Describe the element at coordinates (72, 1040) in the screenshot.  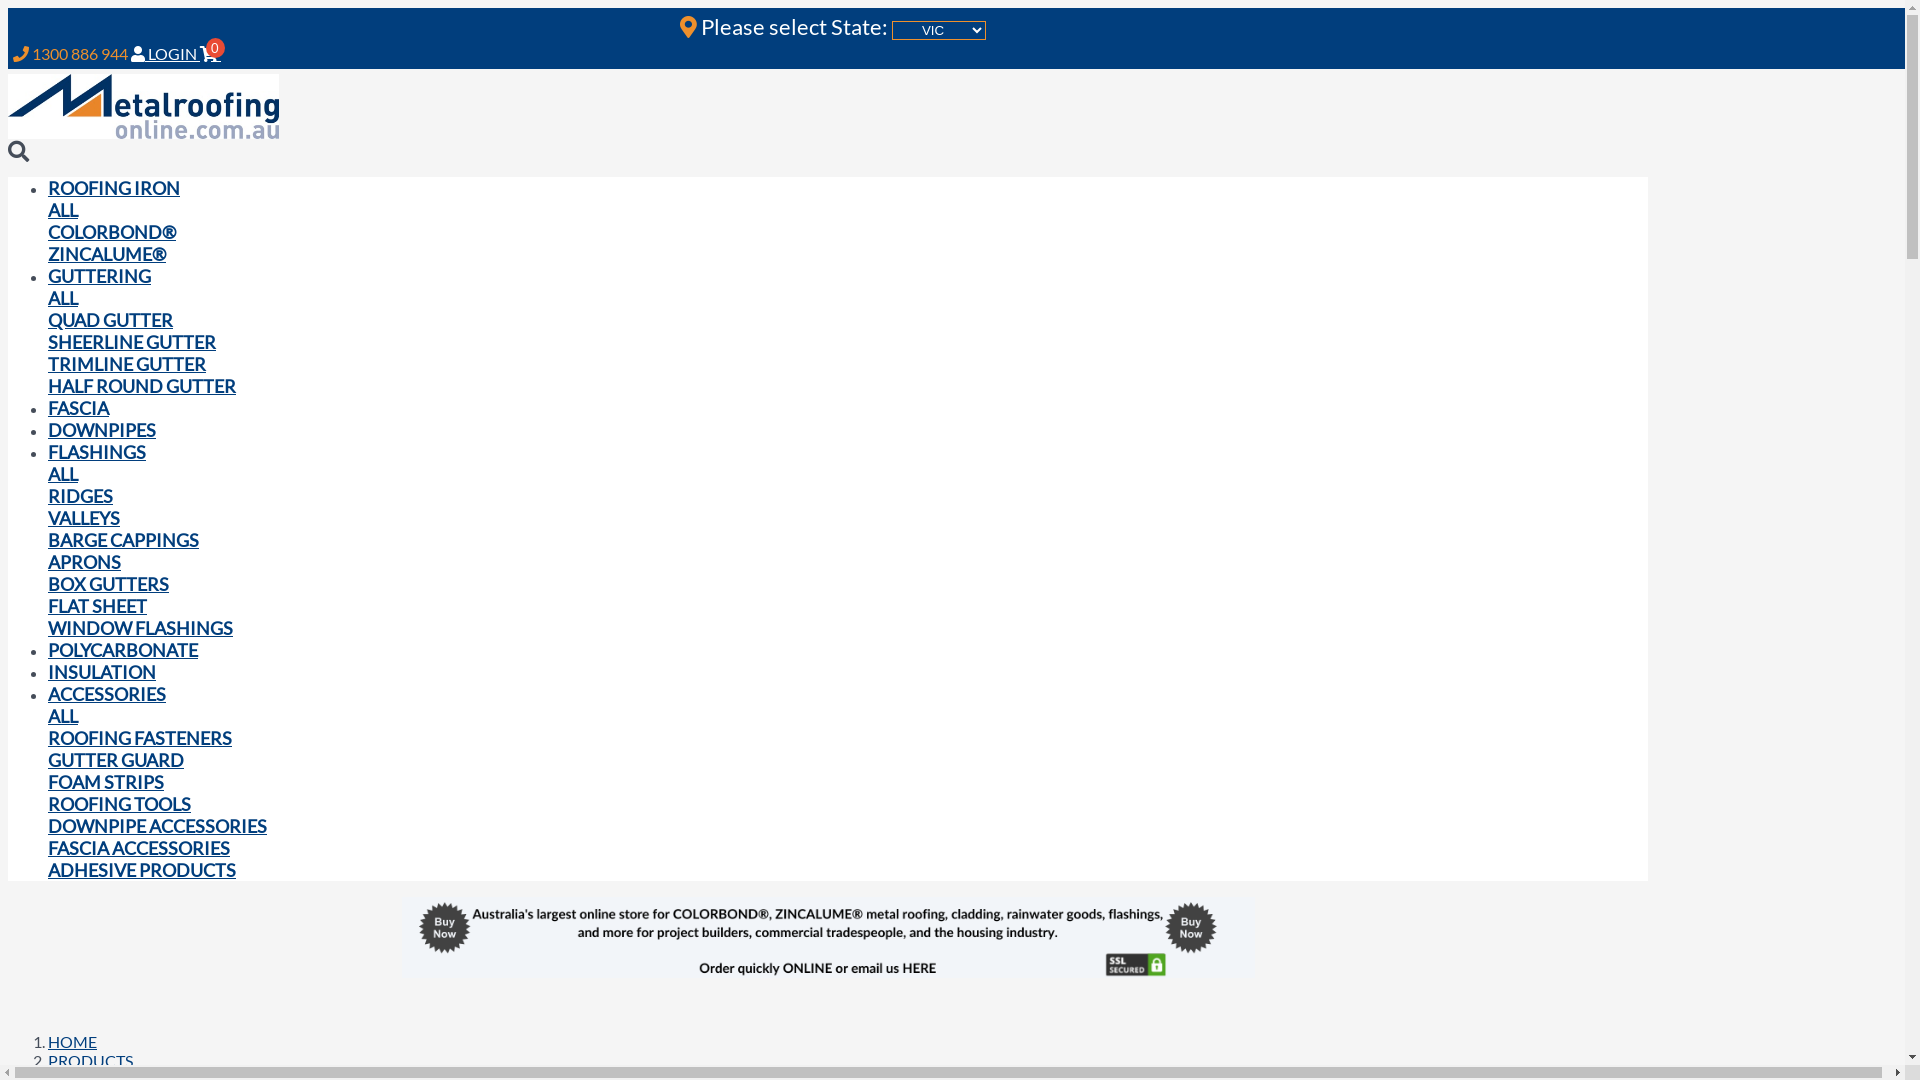
I see `'HOME'` at that location.